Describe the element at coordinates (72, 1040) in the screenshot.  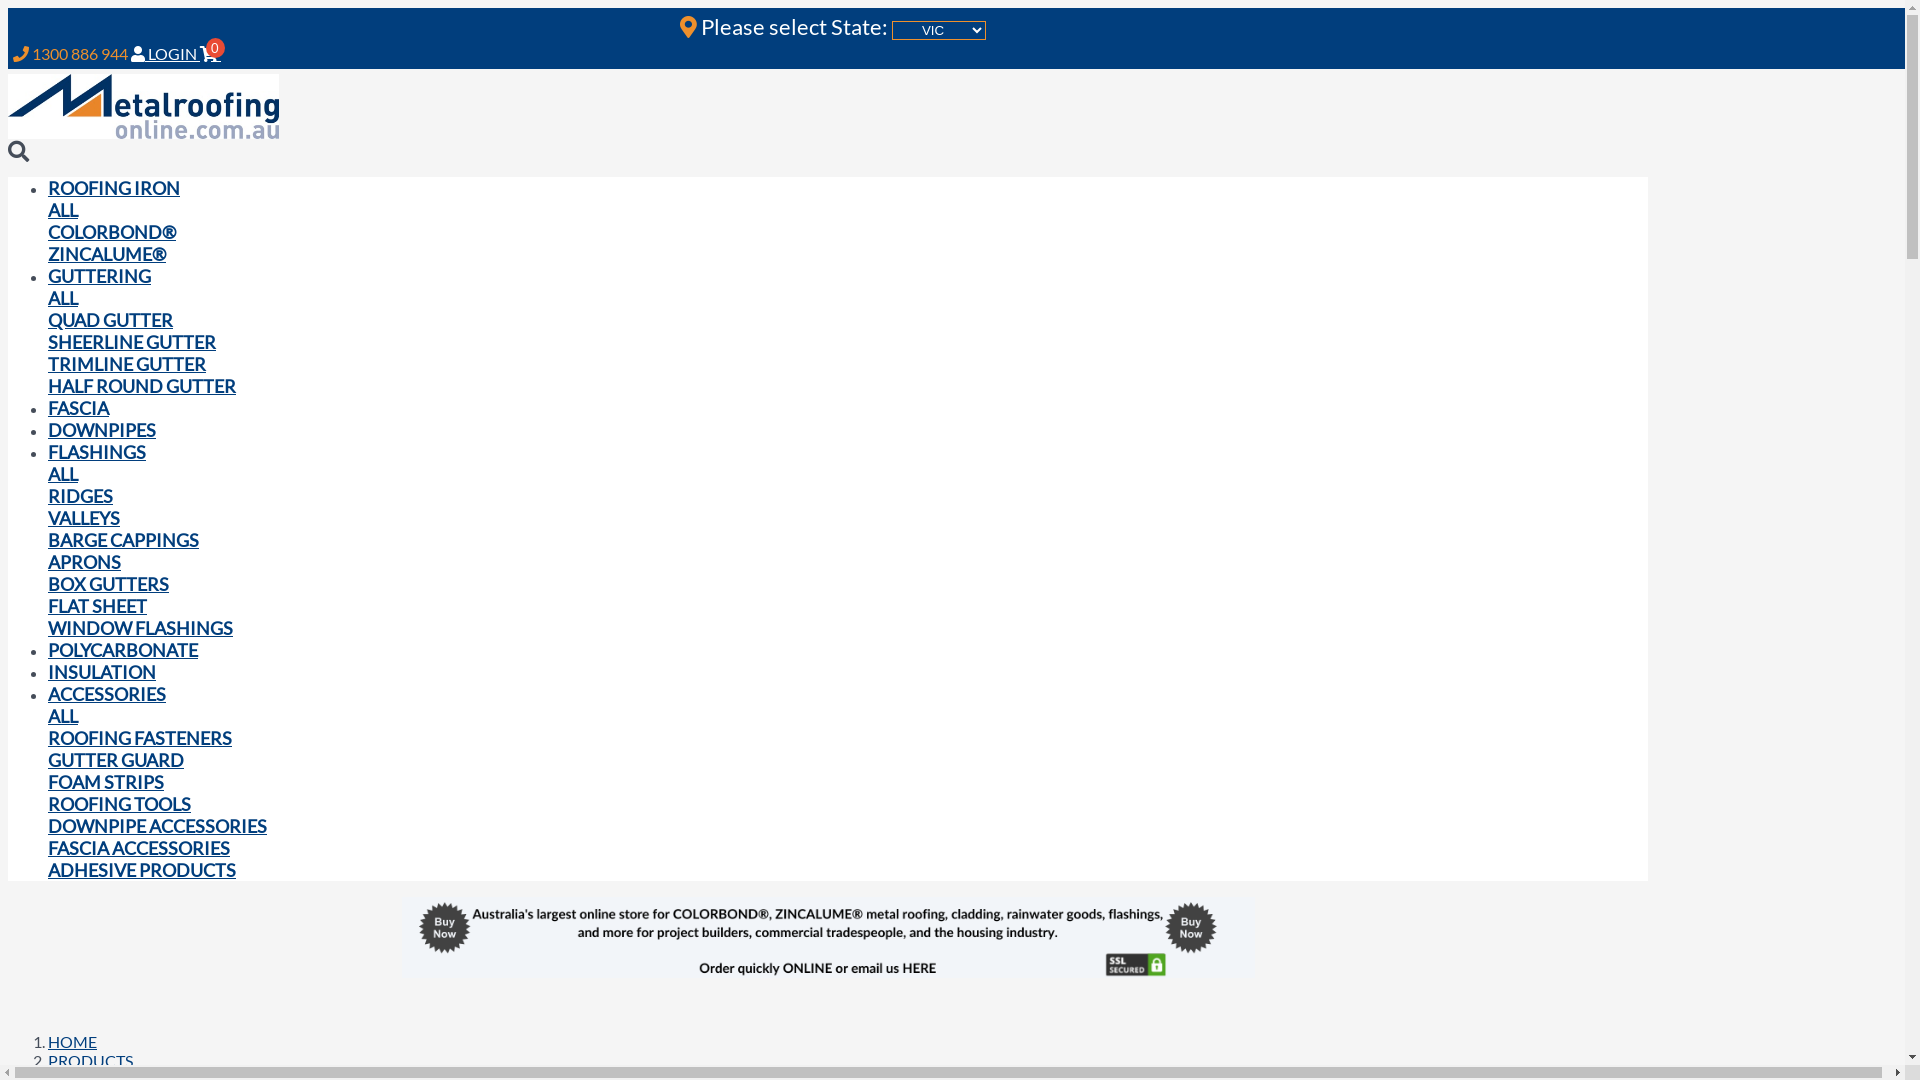
I see `'HOME'` at that location.